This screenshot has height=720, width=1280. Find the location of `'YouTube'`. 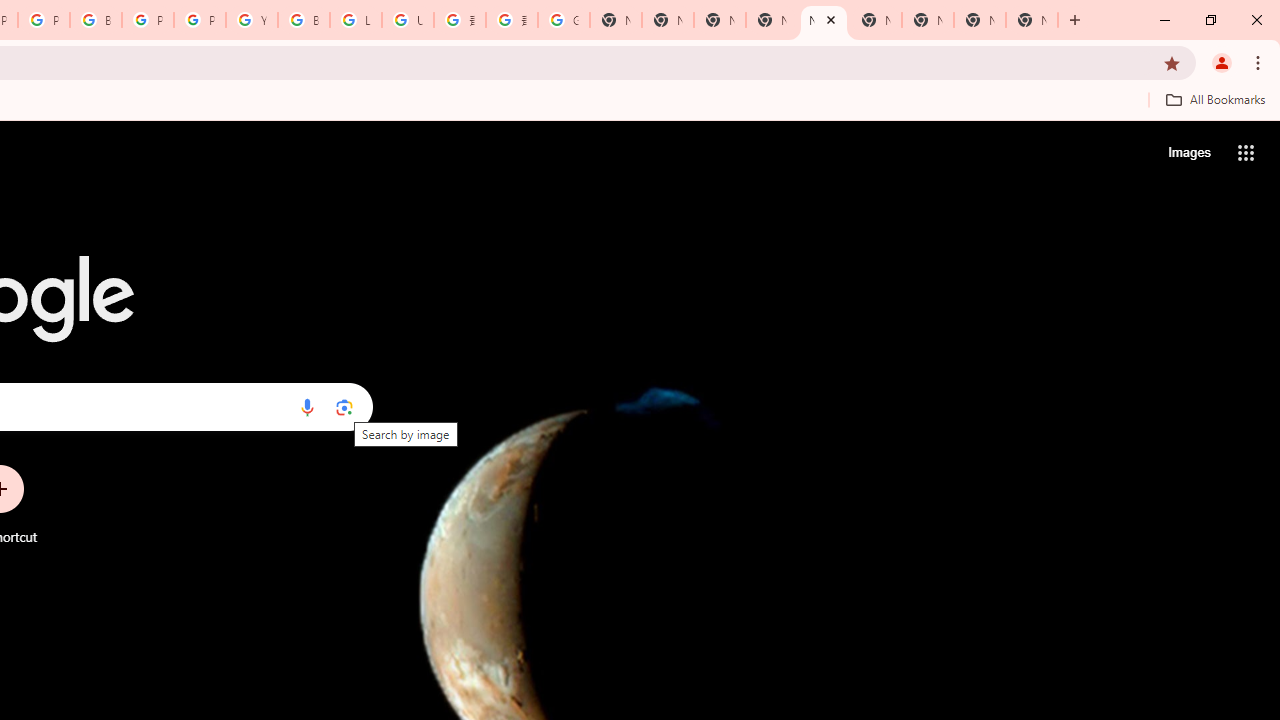

'YouTube' is located at coordinates (251, 20).